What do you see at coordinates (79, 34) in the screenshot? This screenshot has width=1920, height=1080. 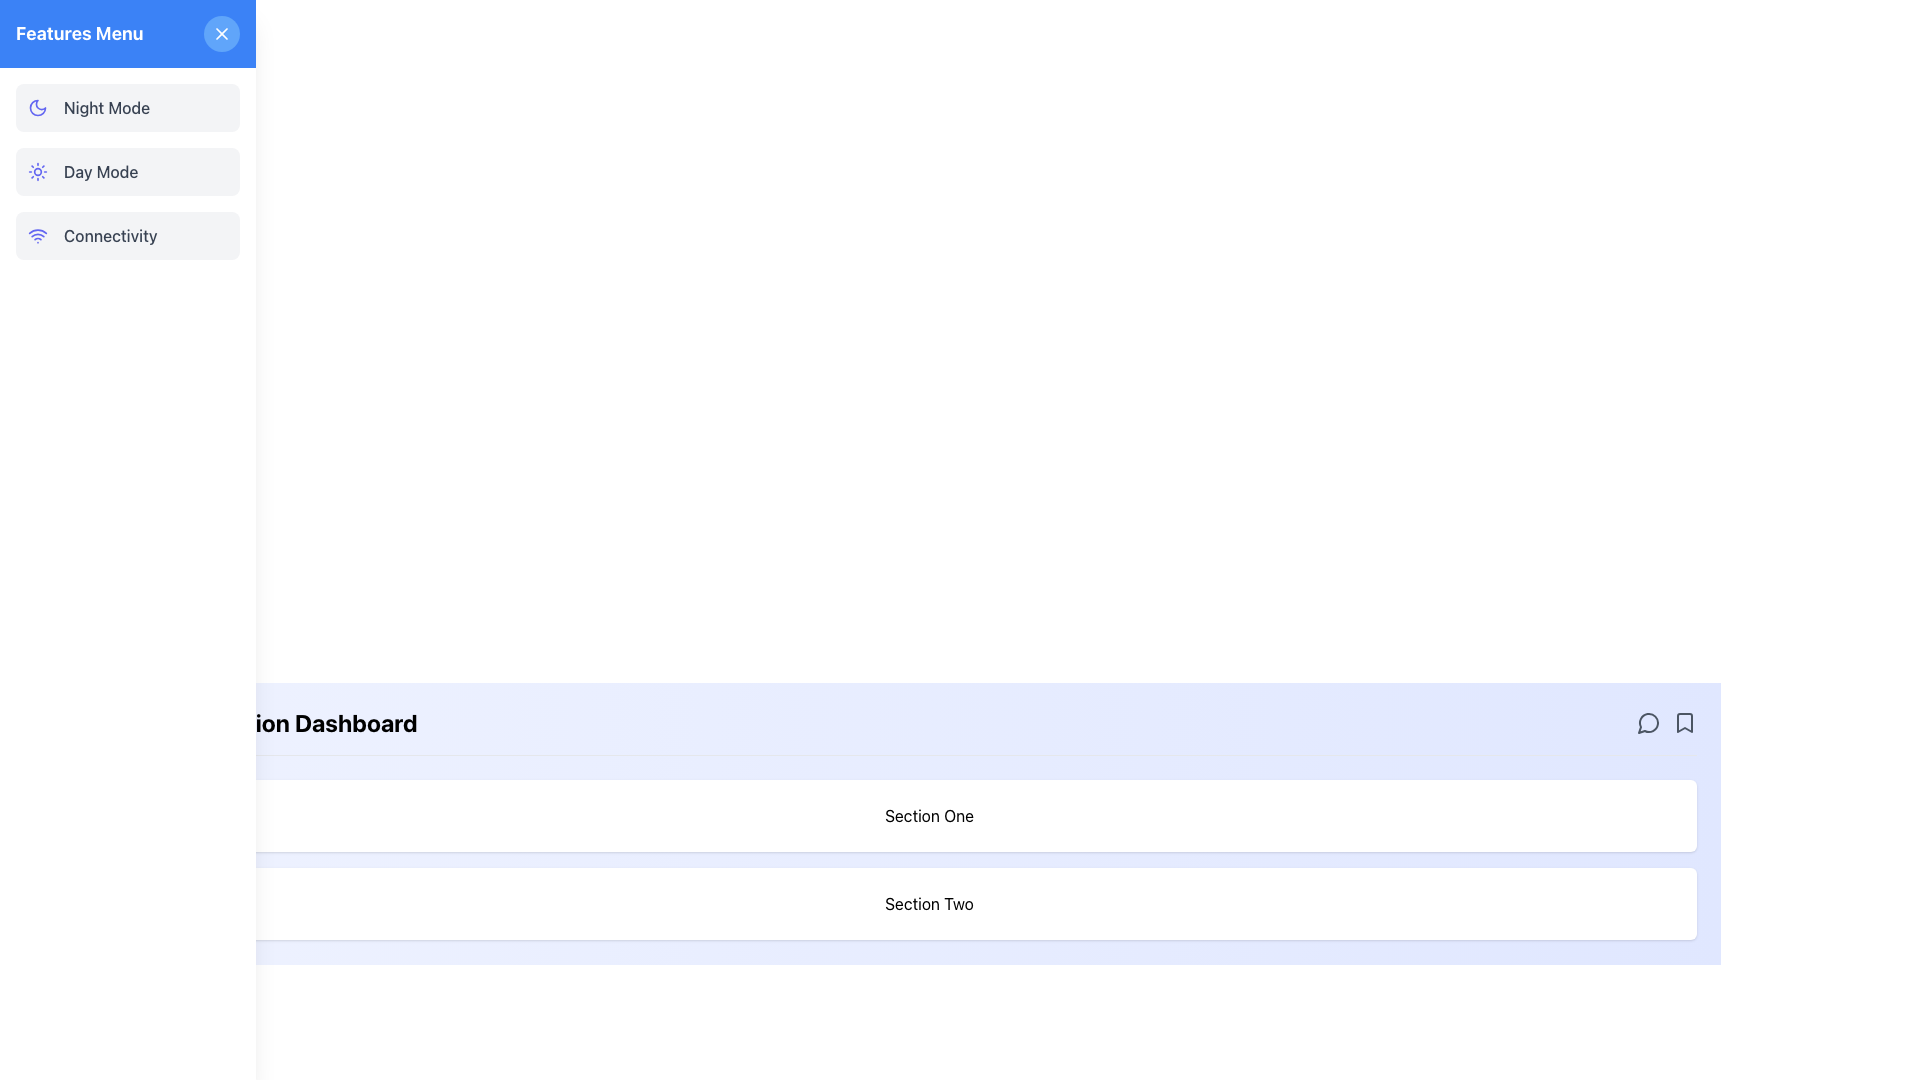 I see `the Text Label located in the top-left corner of the interface, which serves as a title for the current menu displayed within a blue header bar` at bounding box center [79, 34].